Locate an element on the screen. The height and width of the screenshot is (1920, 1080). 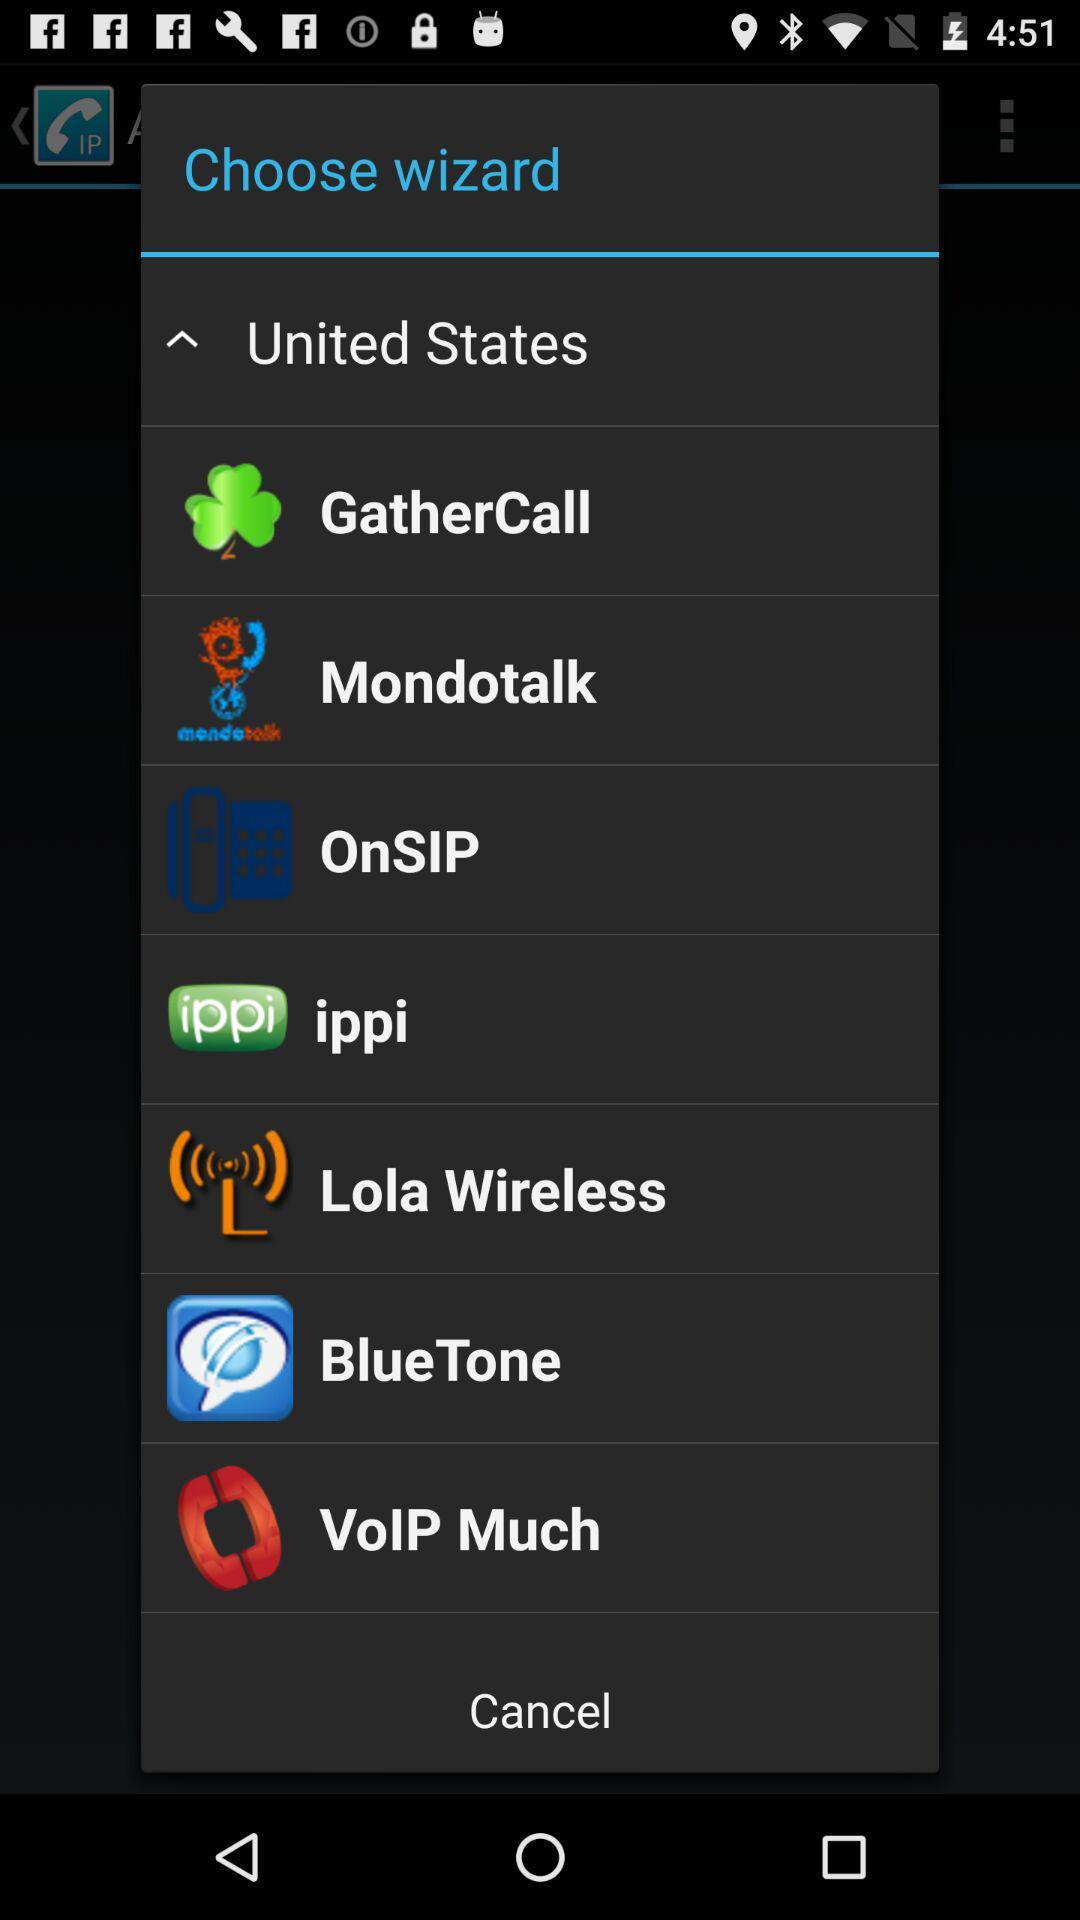
icon below voiptel mobile app is located at coordinates (540, 1708).